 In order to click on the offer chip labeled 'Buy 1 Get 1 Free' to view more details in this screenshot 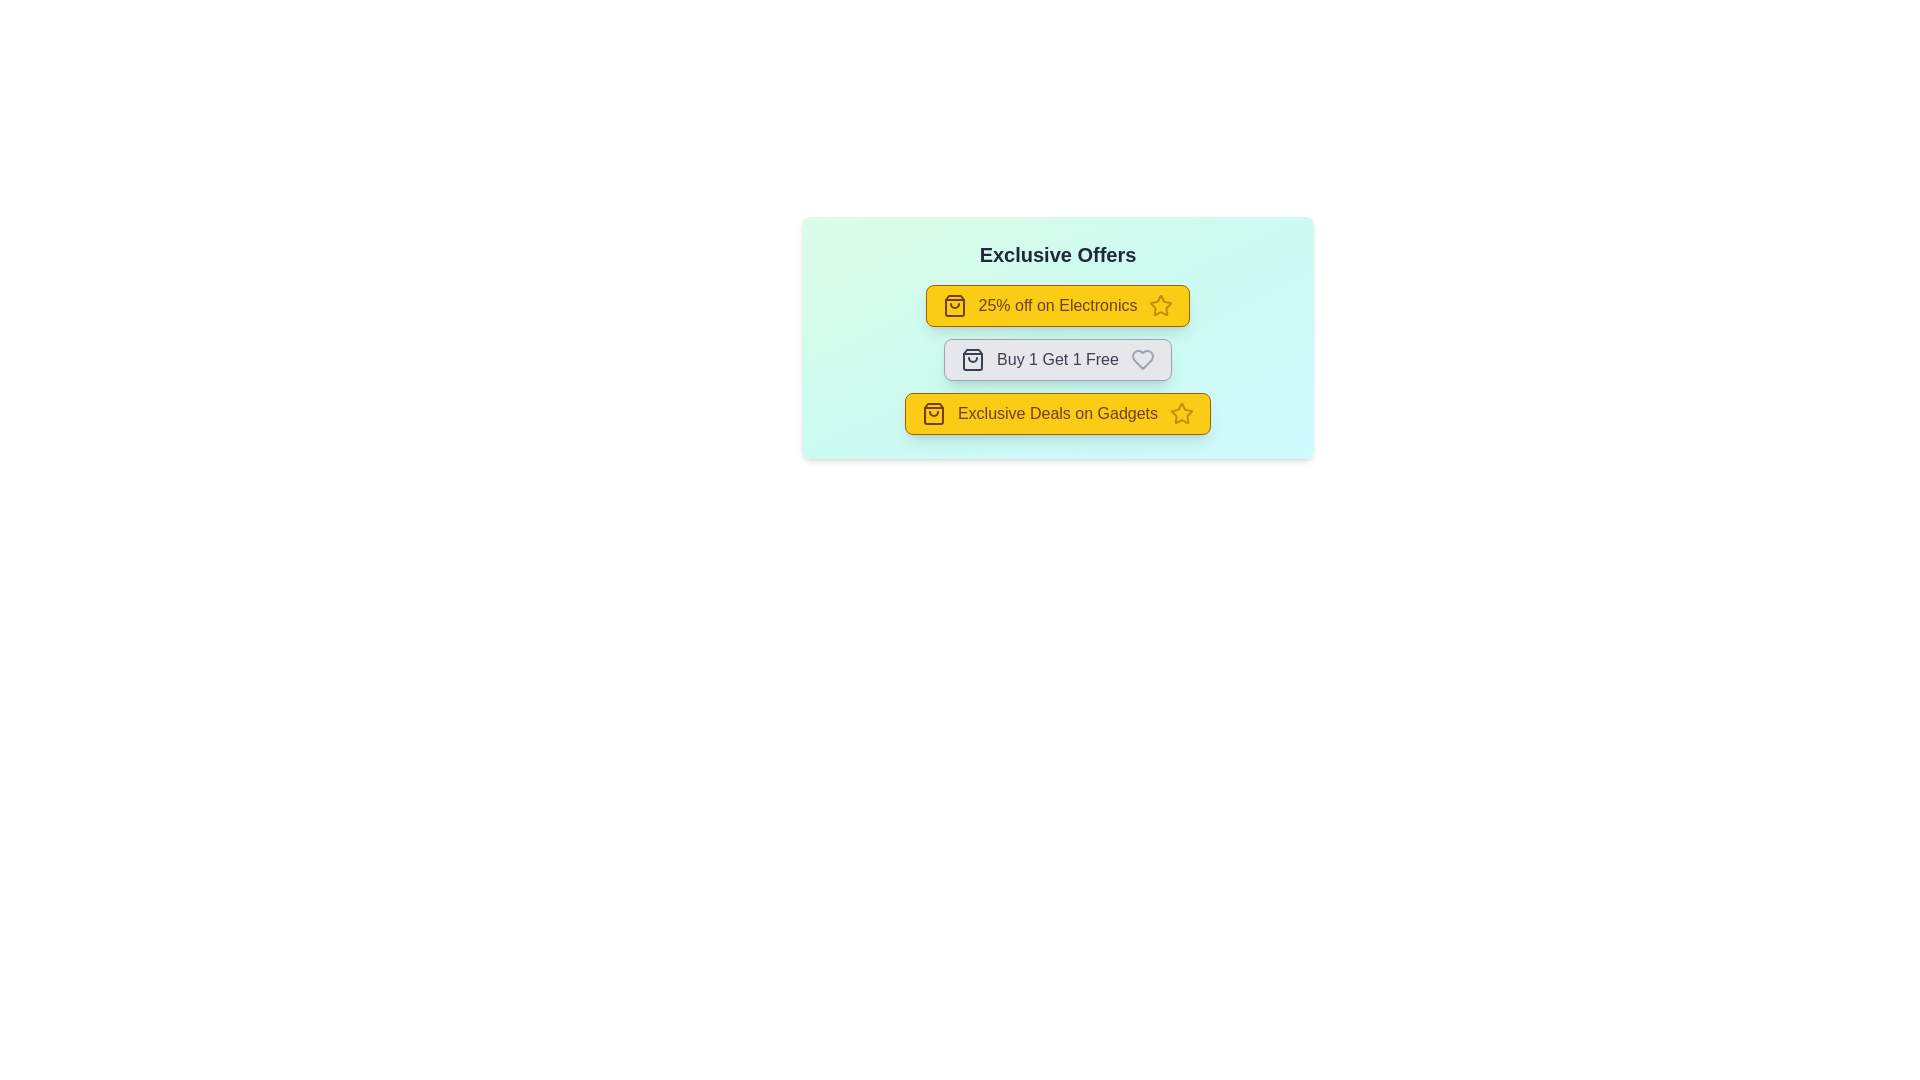, I will do `click(1056, 358)`.